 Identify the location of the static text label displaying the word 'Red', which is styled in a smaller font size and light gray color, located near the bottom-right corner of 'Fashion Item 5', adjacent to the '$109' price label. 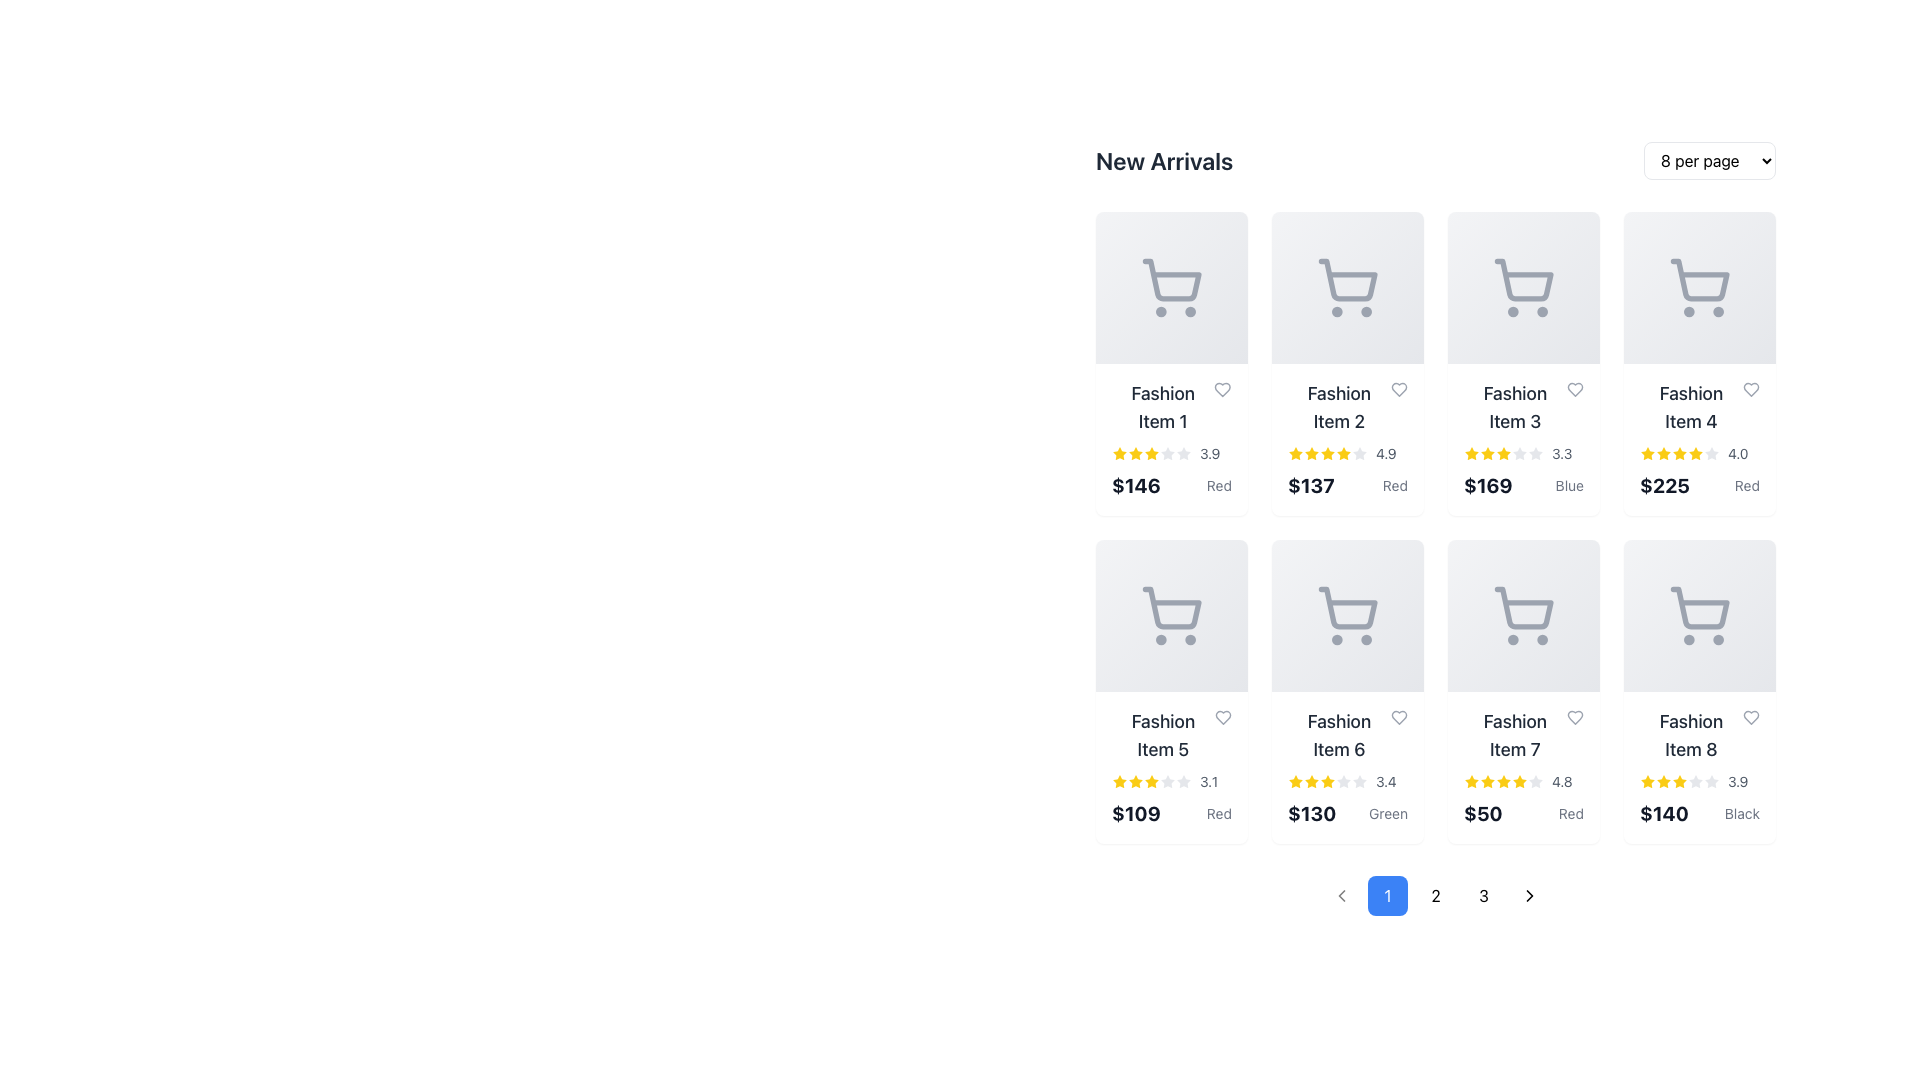
(1218, 813).